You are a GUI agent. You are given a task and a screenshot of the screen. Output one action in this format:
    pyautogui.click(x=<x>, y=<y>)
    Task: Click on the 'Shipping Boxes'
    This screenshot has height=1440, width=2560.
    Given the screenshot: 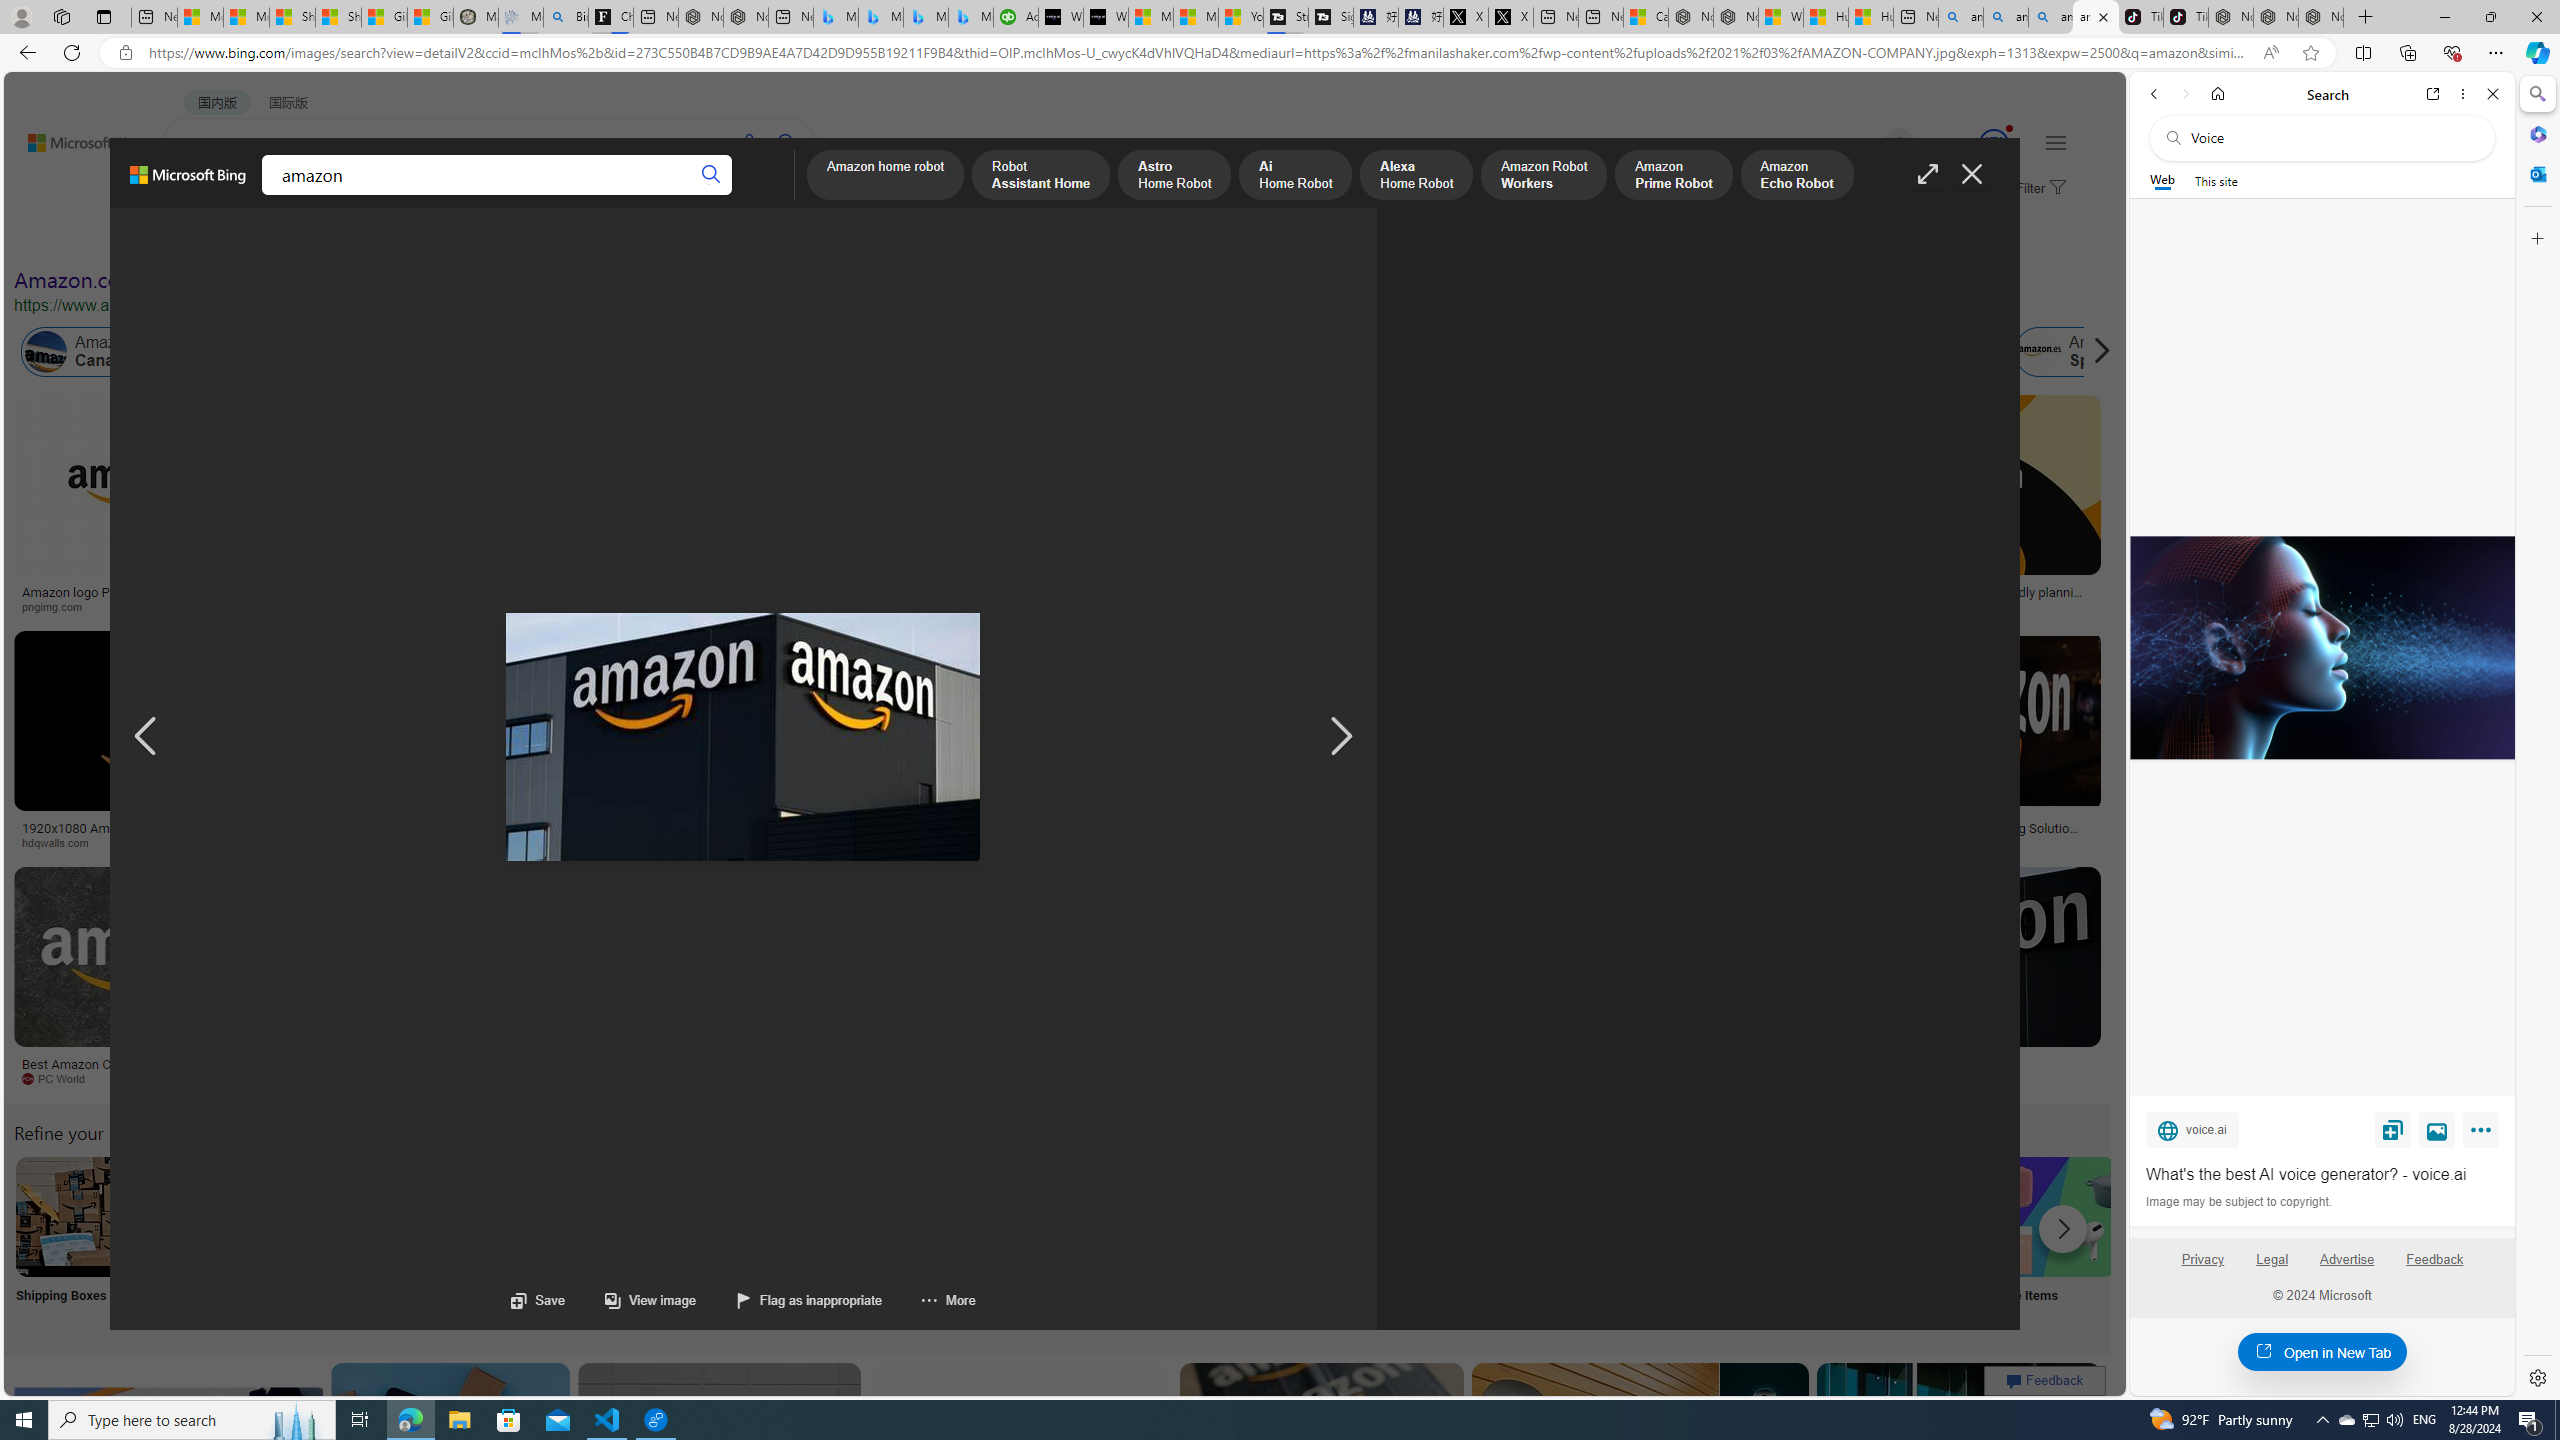 What is the action you would take?
    pyautogui.click(x=73, y=1241)
    